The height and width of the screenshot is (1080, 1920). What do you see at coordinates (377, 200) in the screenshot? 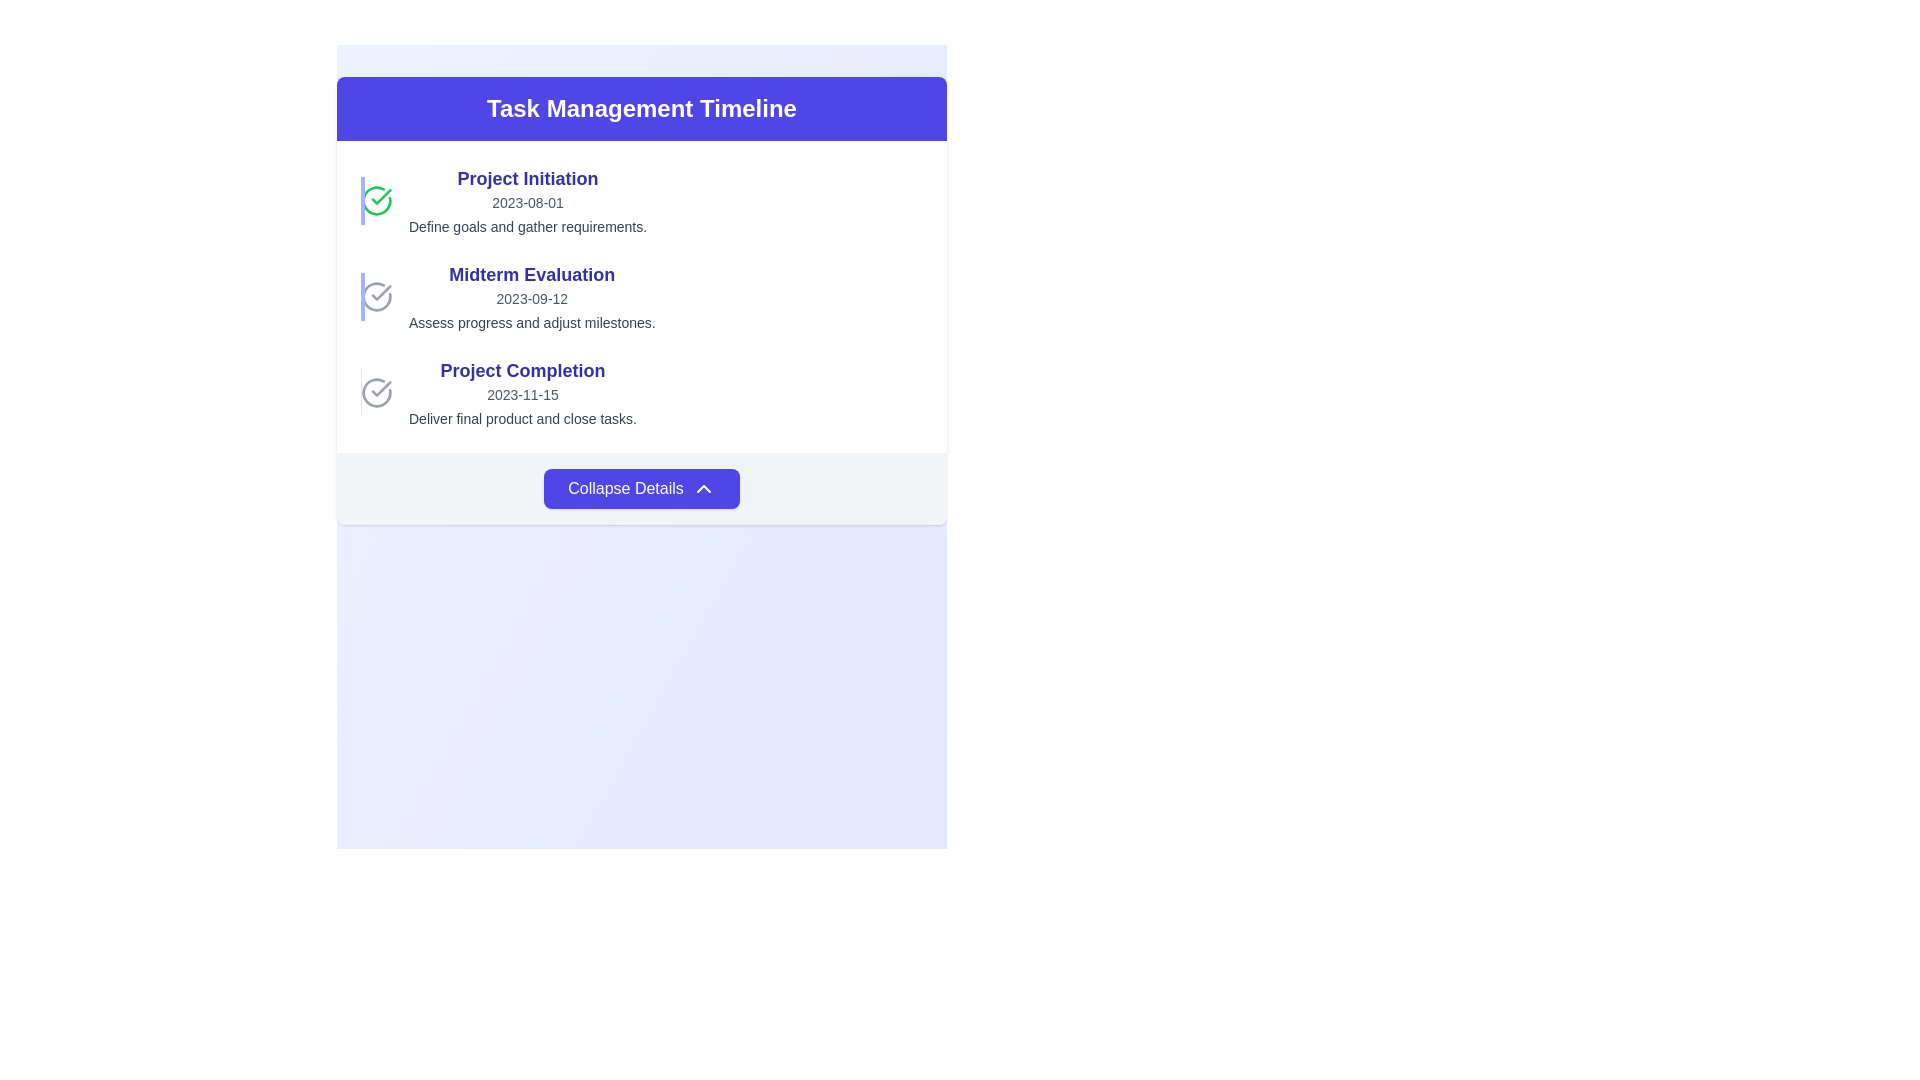
I see `the green circular icon with a checkmark, which is the first item on the left in the task timeline interface next to the 'Project Initiation' title` at bounding box center [377, 200].